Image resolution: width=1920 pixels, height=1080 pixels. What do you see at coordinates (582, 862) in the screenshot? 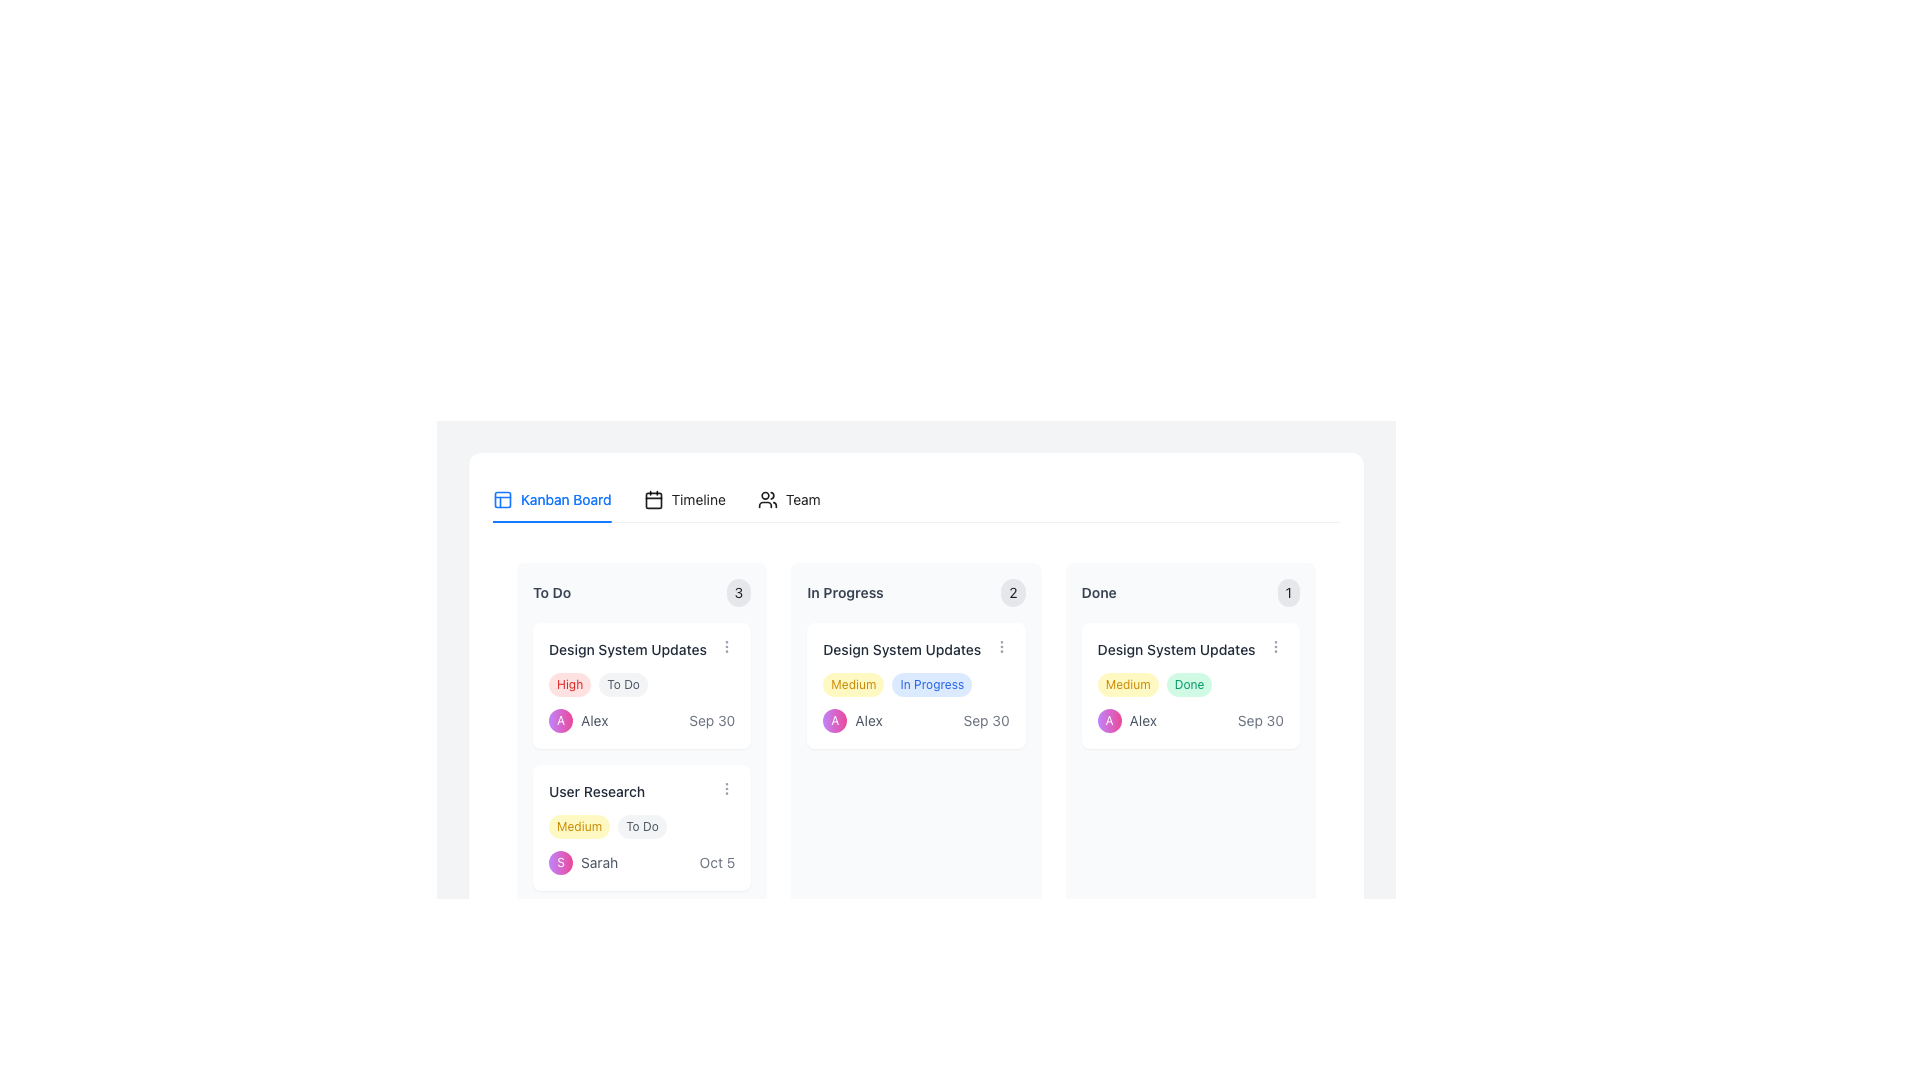
I see `the User identifier that consists of a gradient profile icon with the letter 'S' and the name 'Sarah' in gray, located in the 'To Do' column under the 'User Research' card` at bounding box center [582, 862].